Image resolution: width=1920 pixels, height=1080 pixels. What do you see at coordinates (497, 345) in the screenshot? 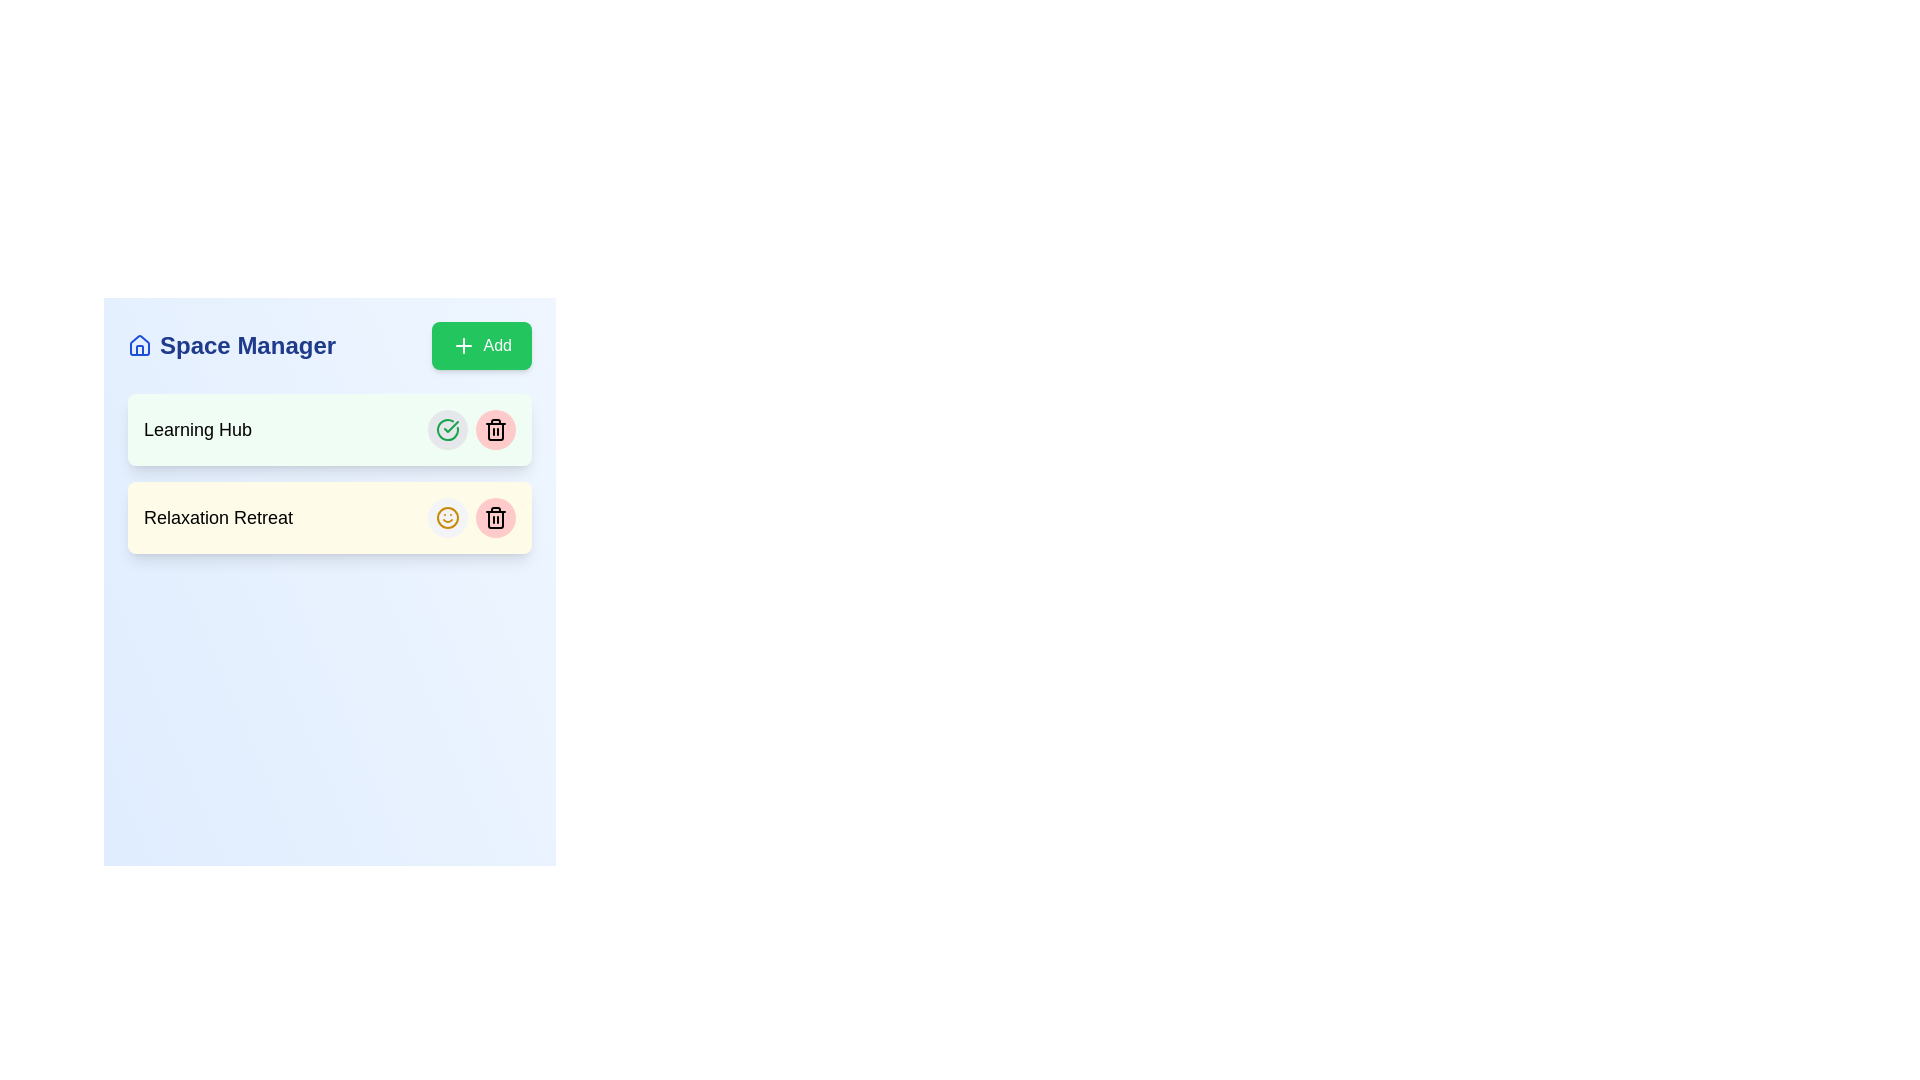
I see `the 'Add' text label located on the green button at the far right of the horizontal bar near the top of the interface` at bounding box center [497, 345].